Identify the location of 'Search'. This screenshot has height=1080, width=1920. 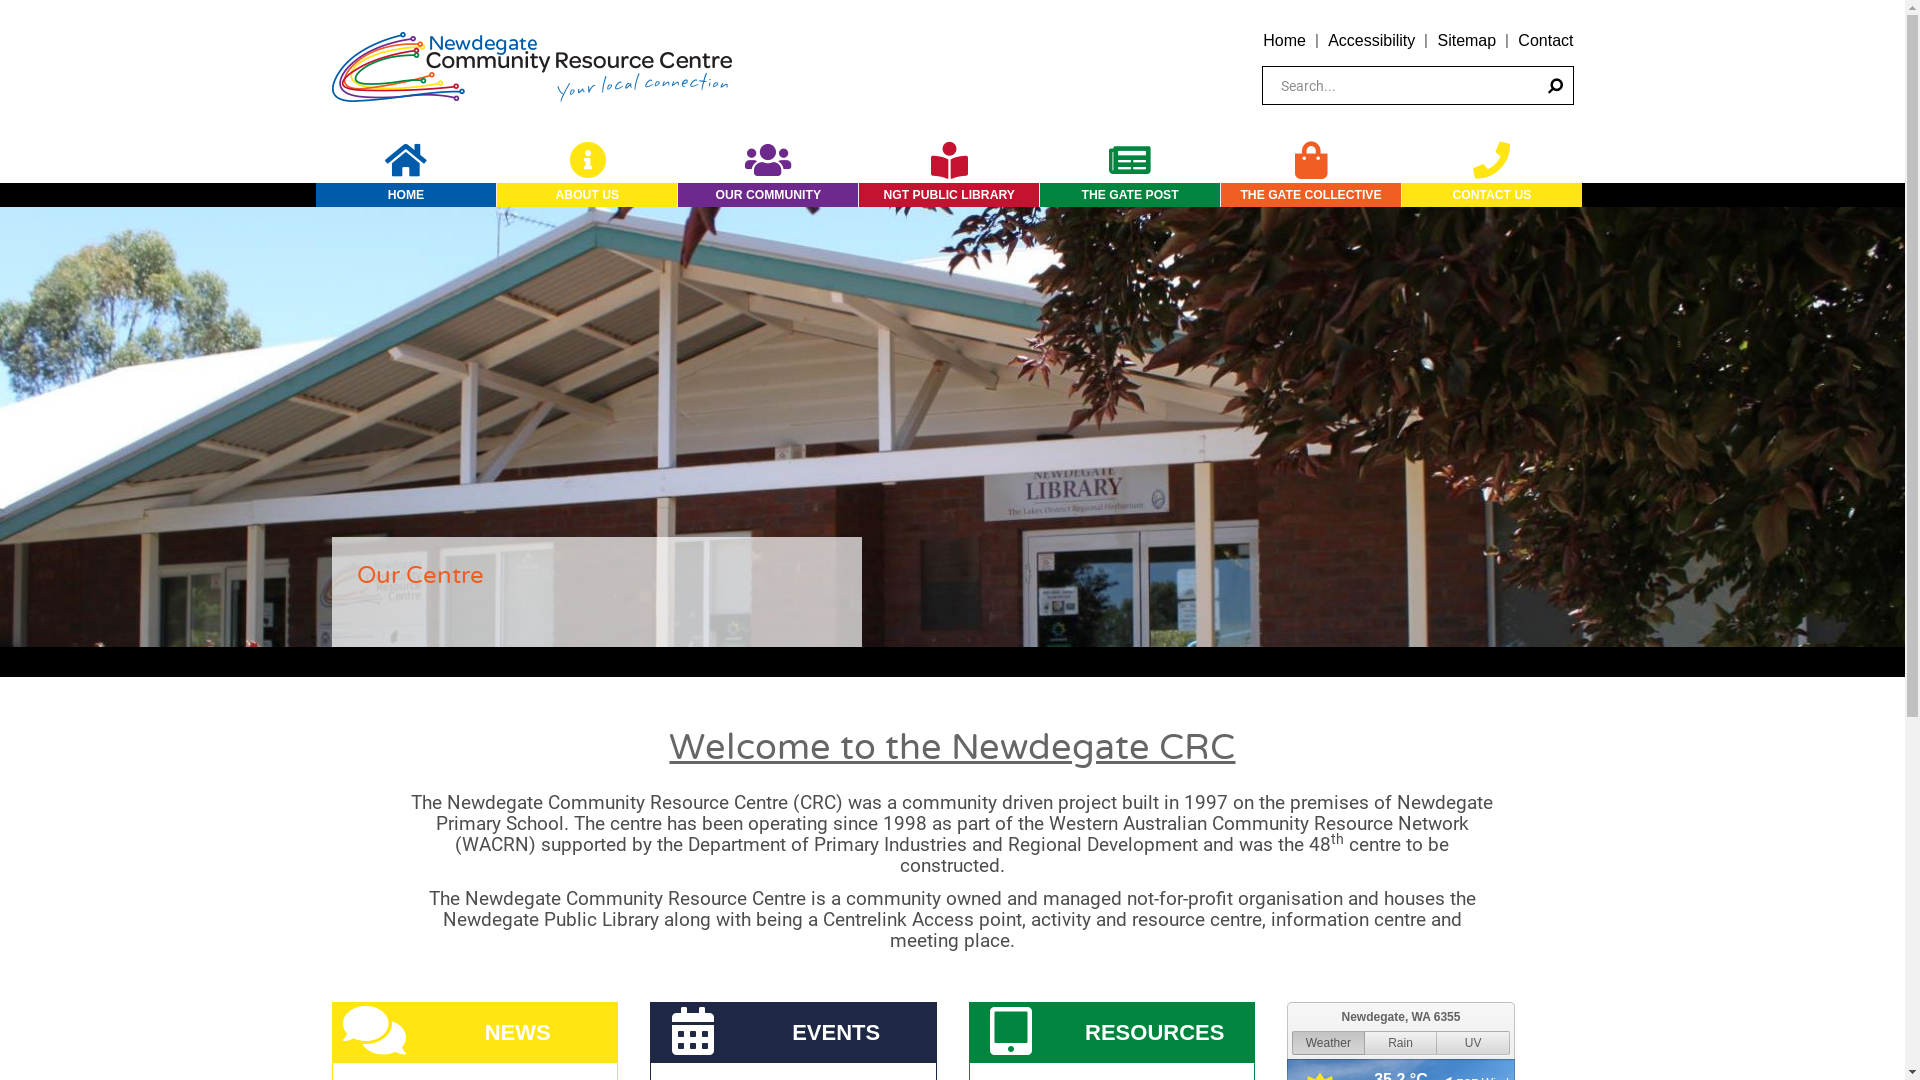
(1533, 84).